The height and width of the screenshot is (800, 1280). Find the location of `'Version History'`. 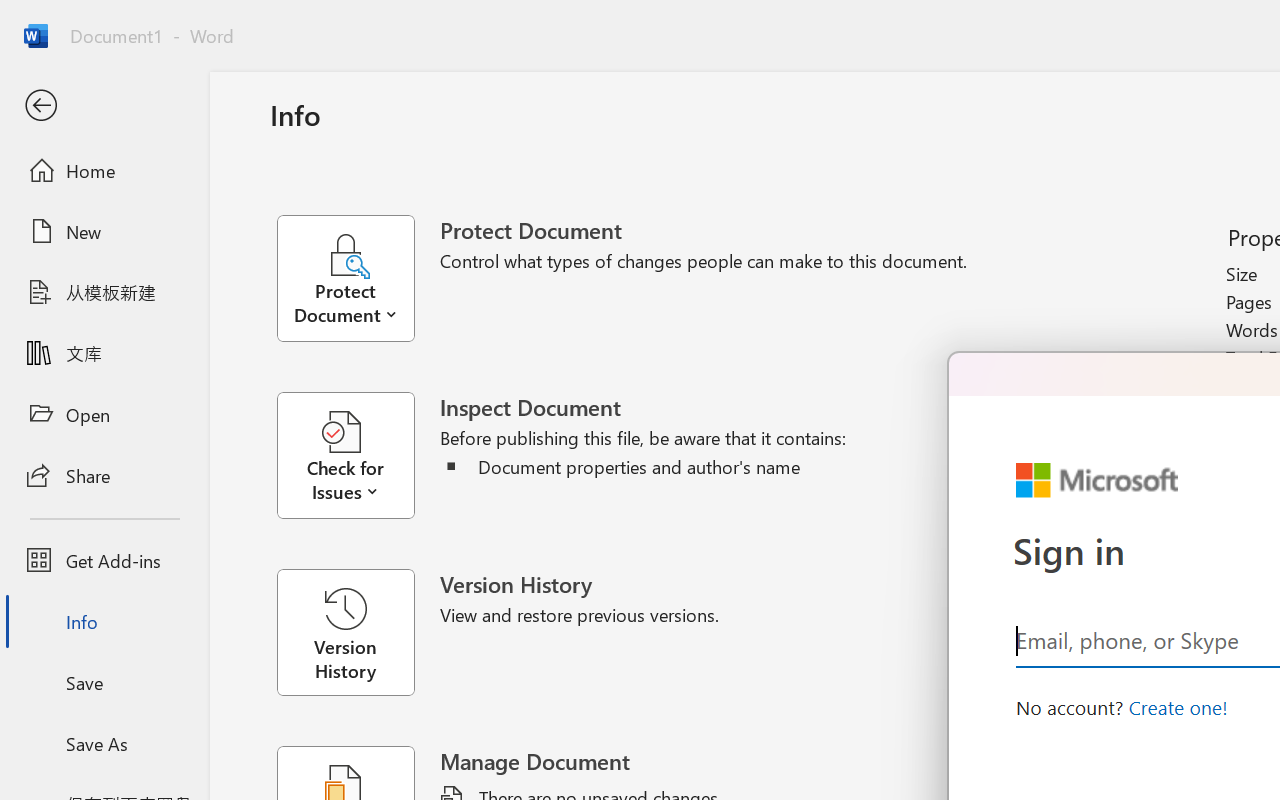

'Version History' is located at coordinates (345, 632).